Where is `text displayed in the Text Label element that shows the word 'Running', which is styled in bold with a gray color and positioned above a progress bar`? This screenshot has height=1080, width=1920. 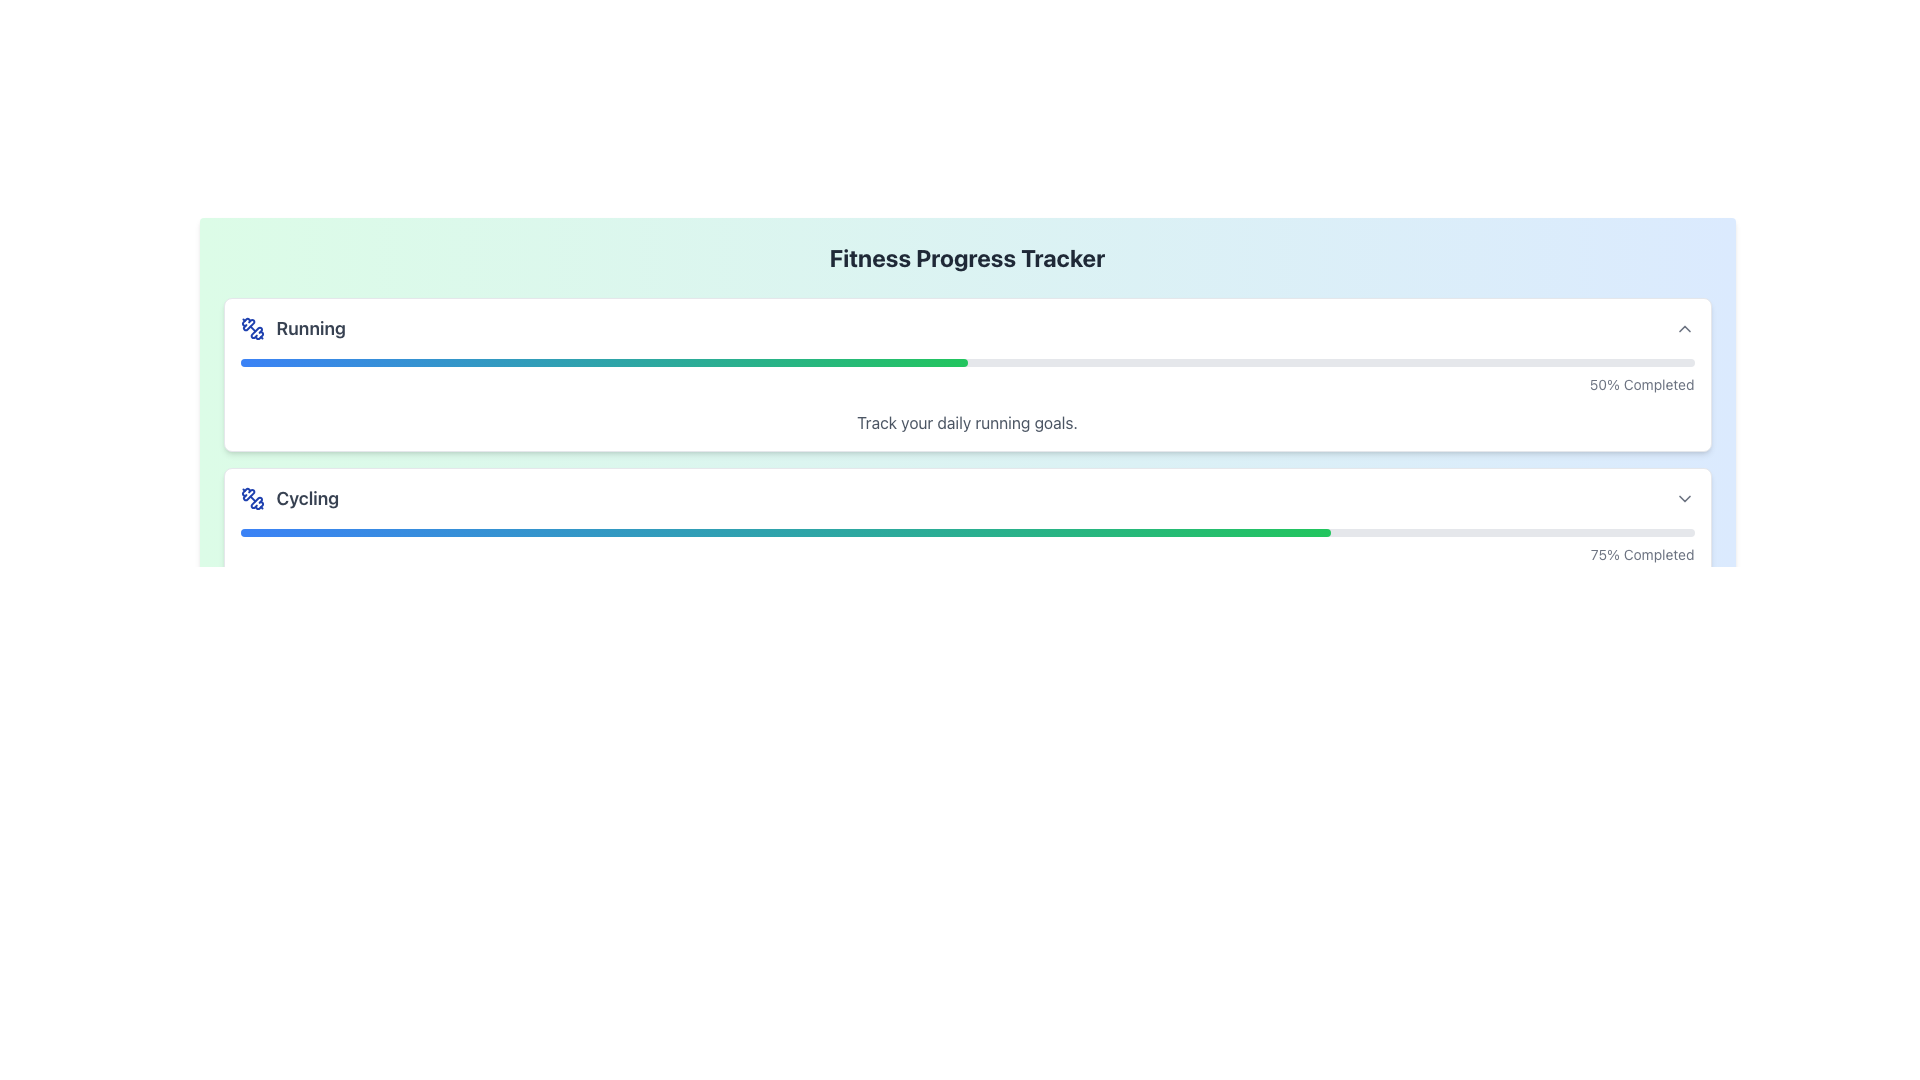
text displayed in the Text Label element that shows the word 'Running', which is styled in bold with a gray color and positioned above a progress bar is located at coordinates (310, 327).